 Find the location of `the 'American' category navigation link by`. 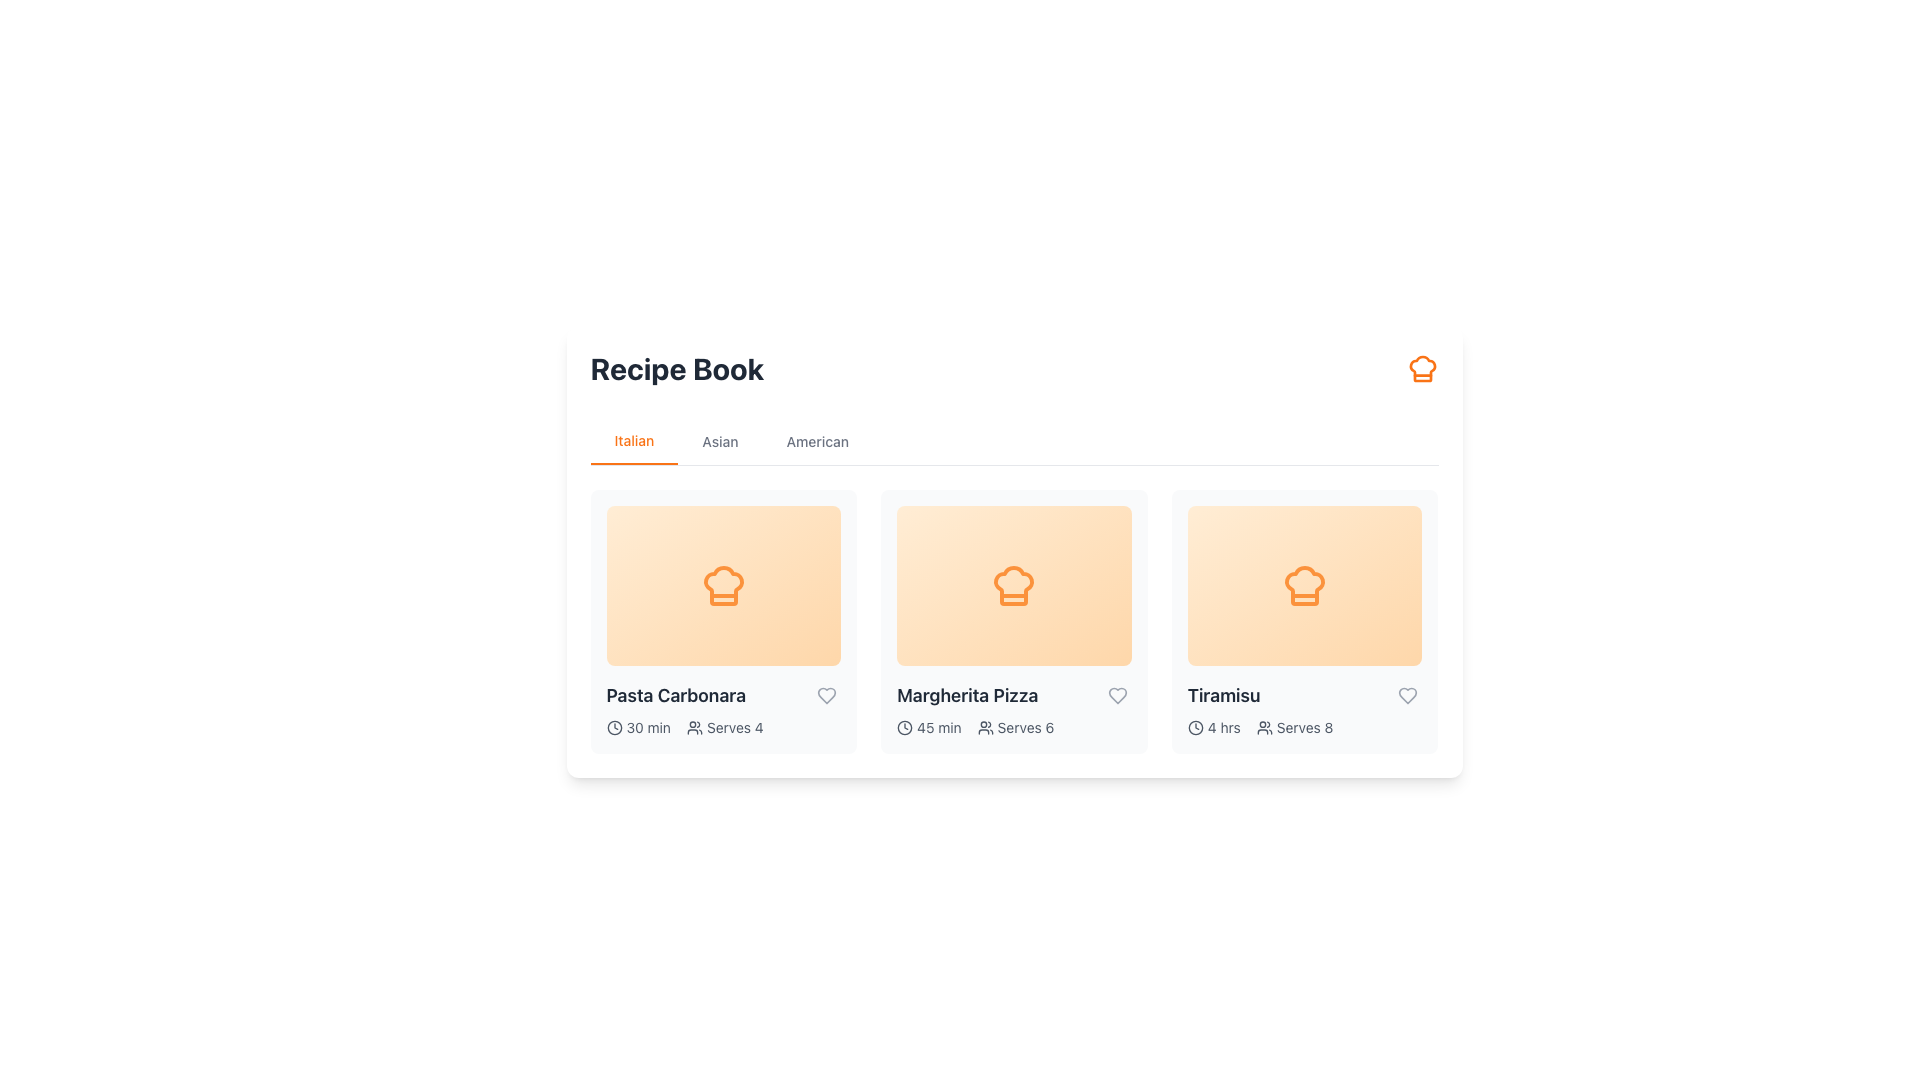

the 'American' category navigation link by is located at coordinates (817, 441).